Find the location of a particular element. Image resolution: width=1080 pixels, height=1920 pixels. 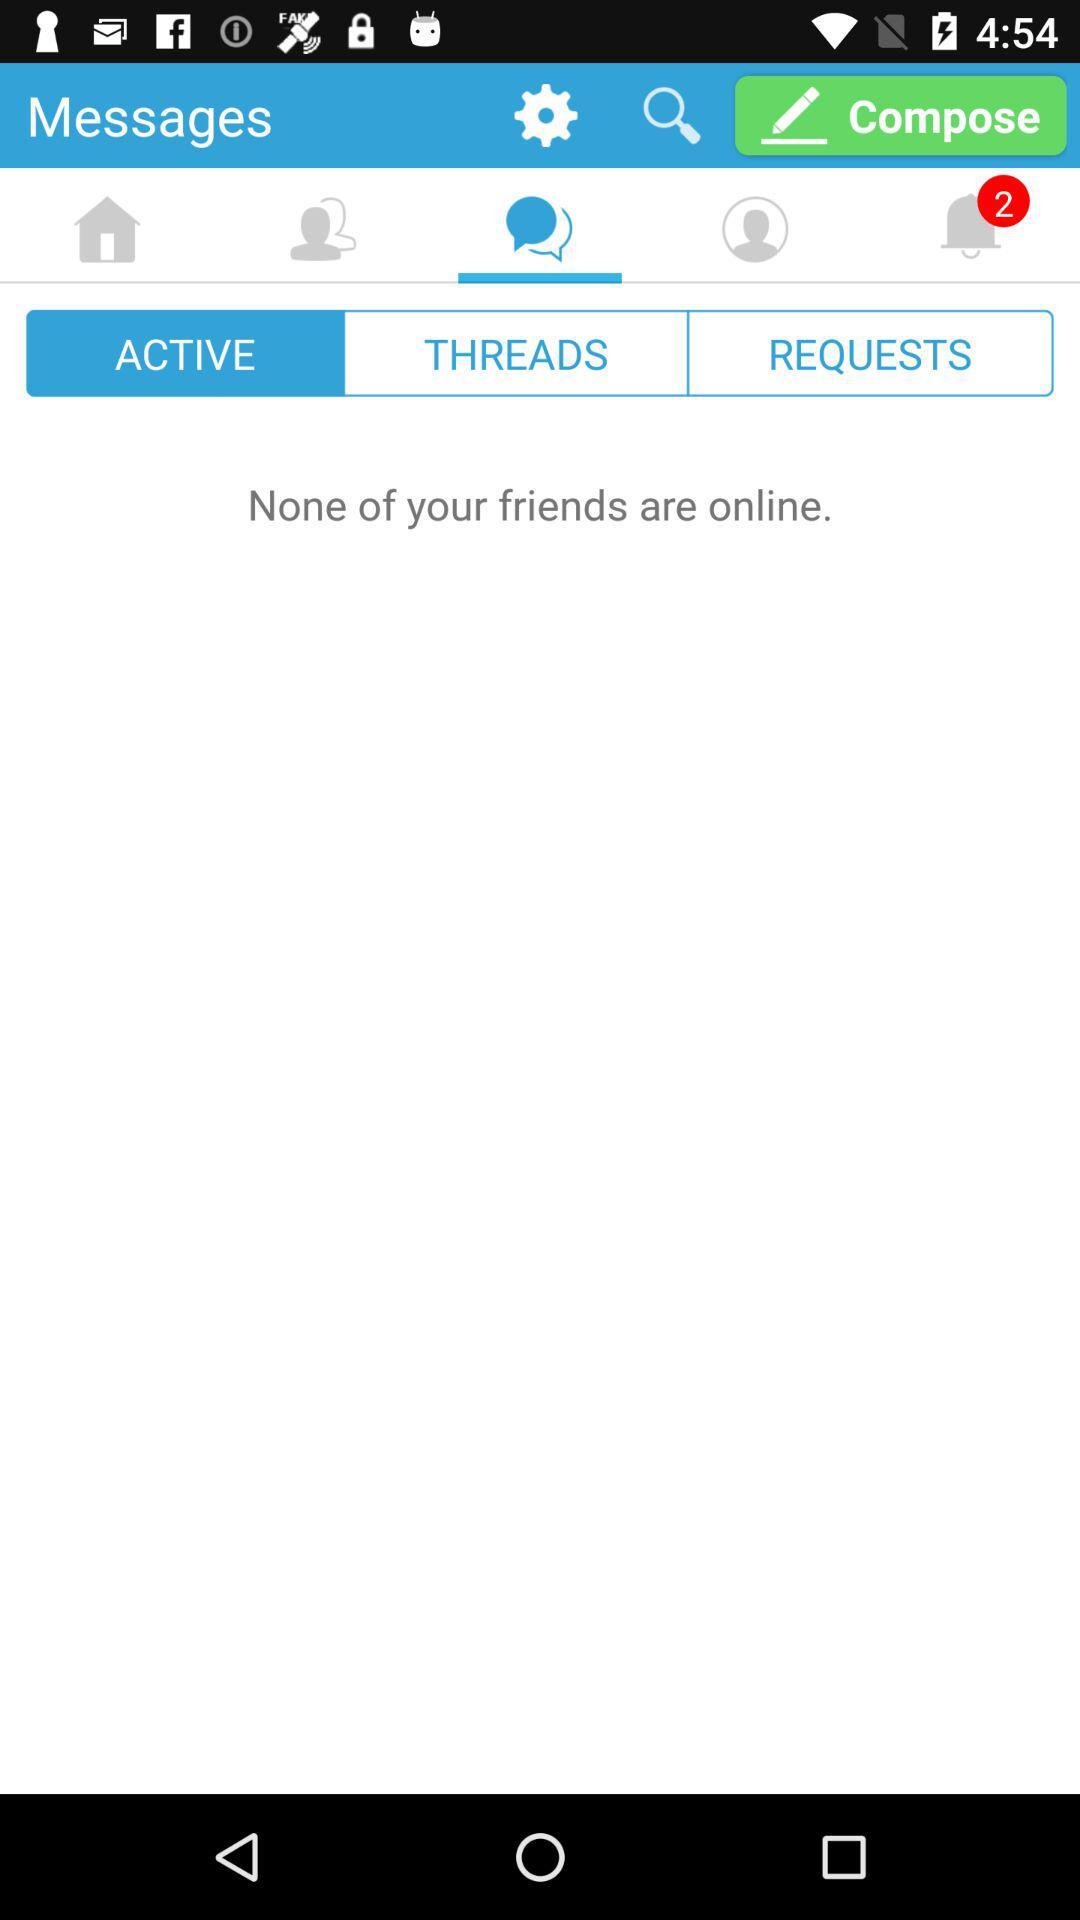

requests is located at coordinates (869, 353).